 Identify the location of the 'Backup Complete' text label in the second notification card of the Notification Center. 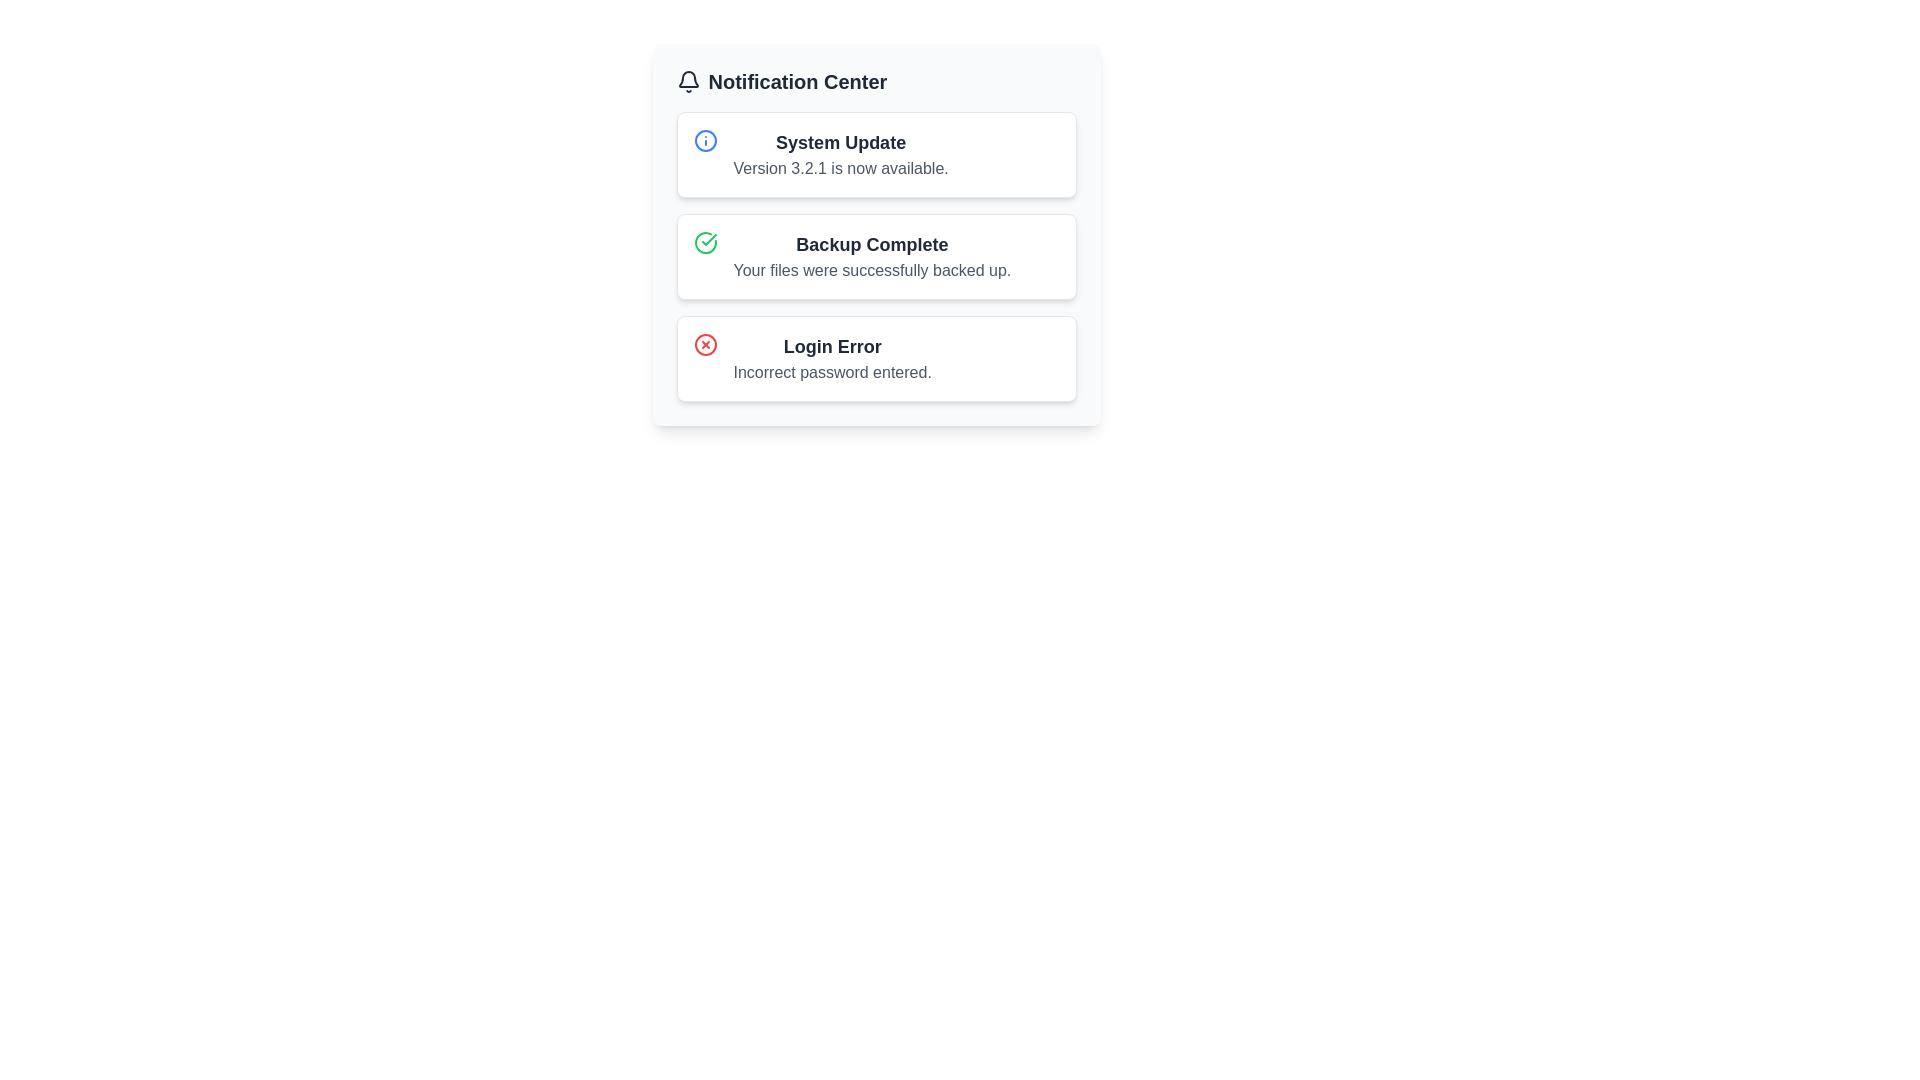
(872, 244).